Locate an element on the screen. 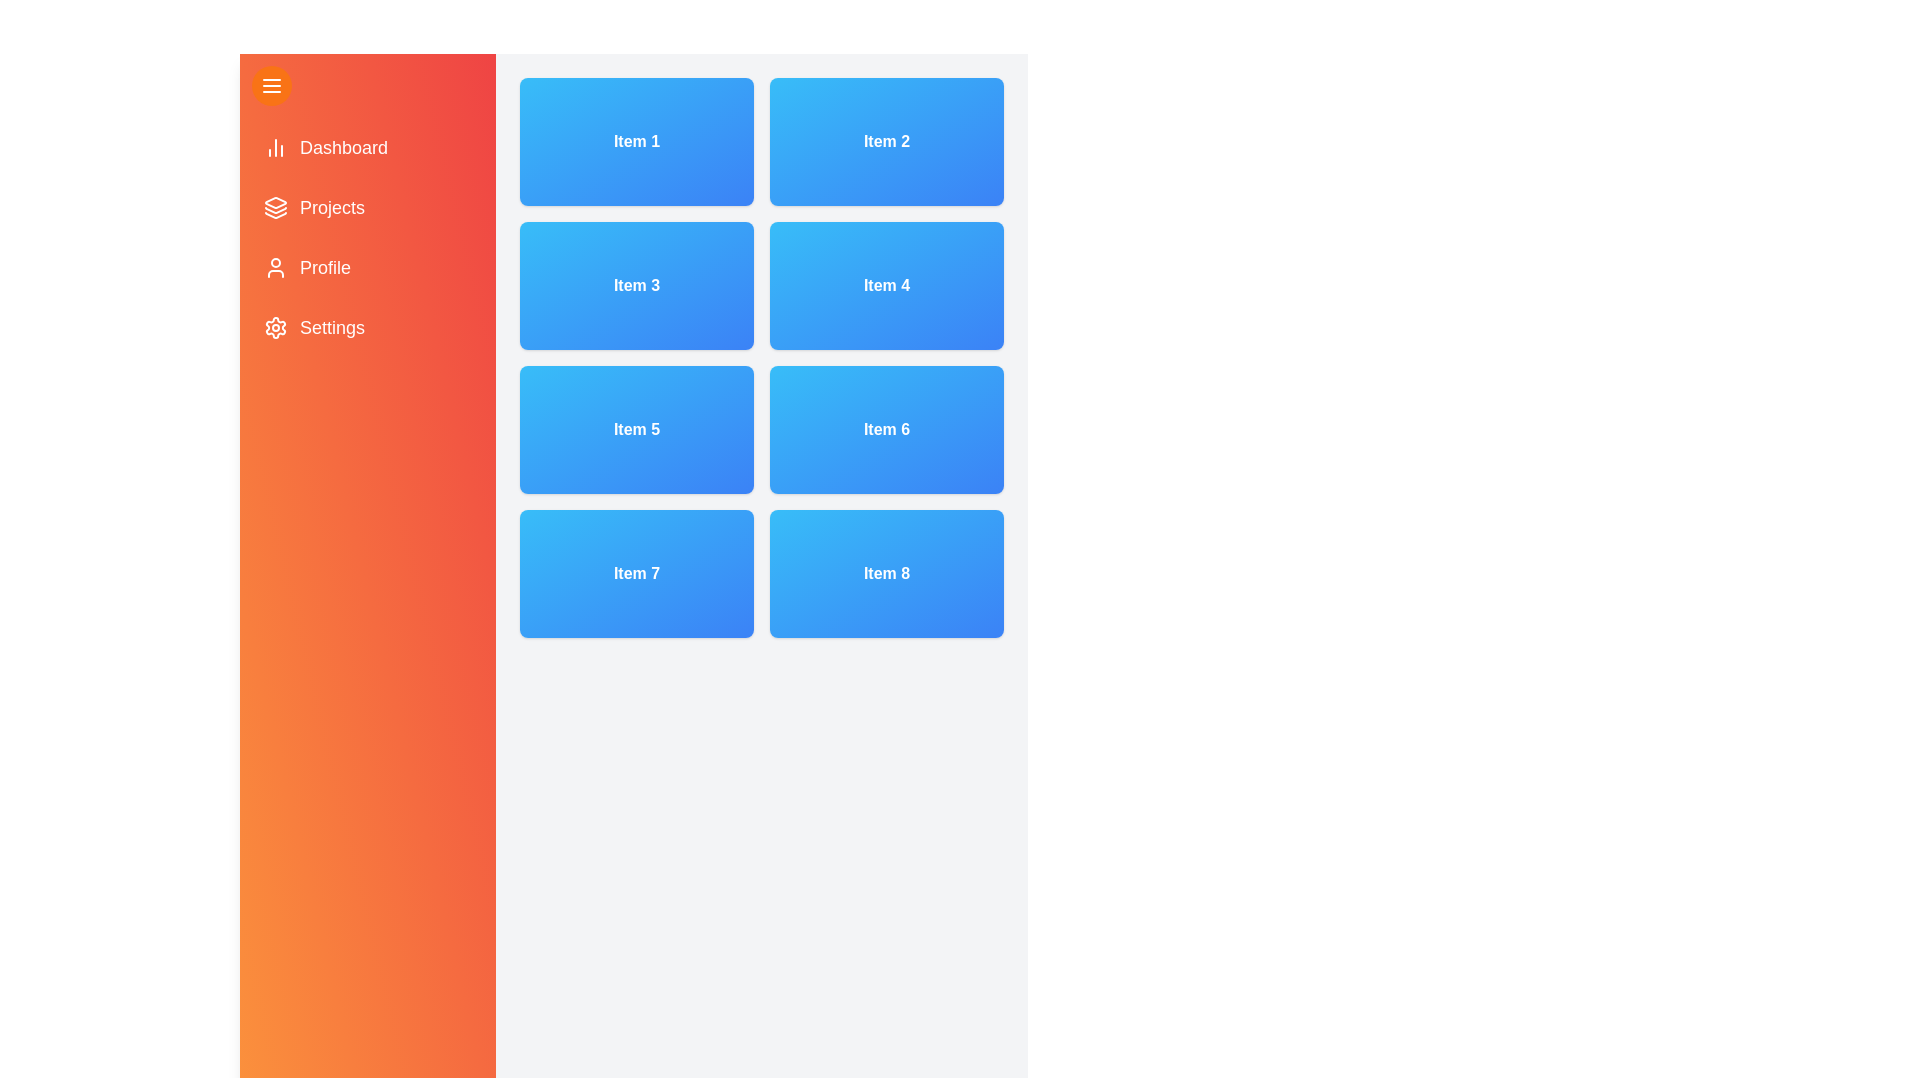 This screenshot has height=1080, width=1920. menu button to toggle the drawer's open/close state is located at coordinates (271, 84).